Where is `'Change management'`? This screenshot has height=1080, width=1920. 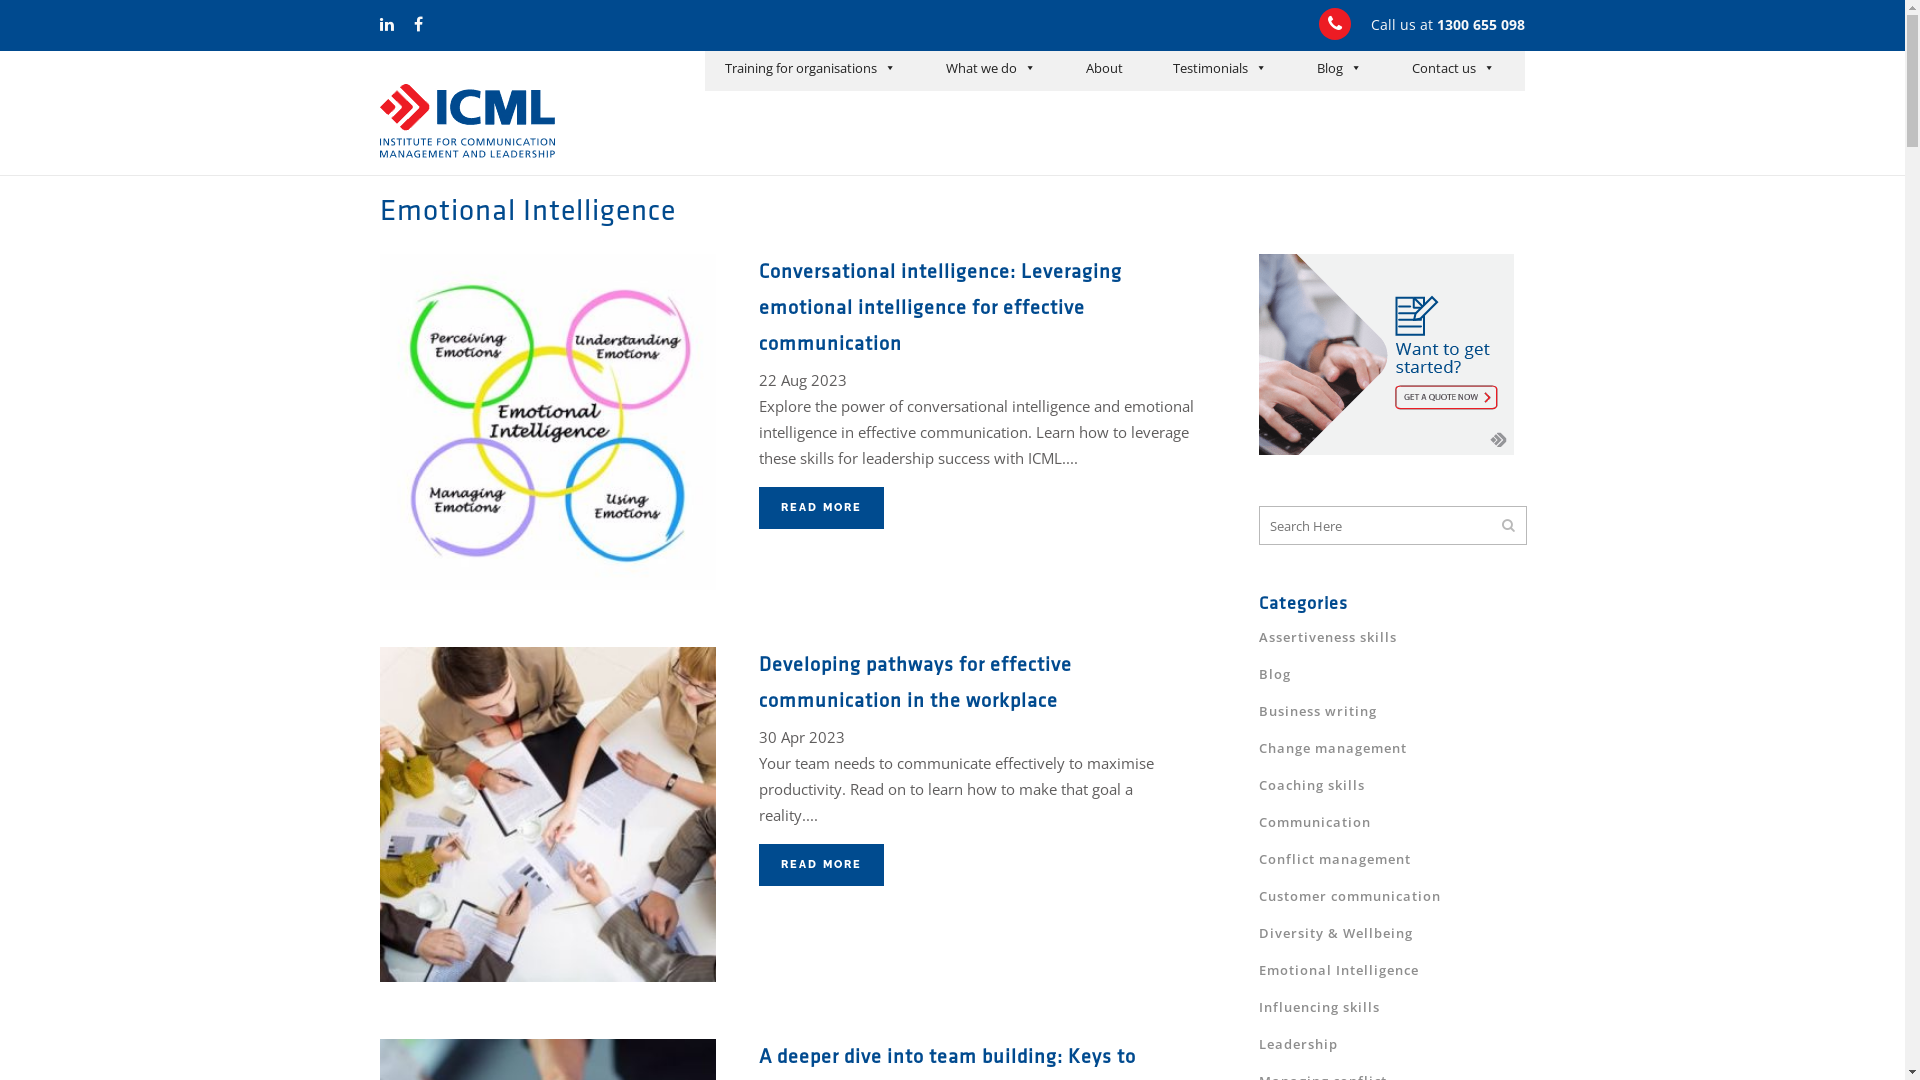 'Change management' is located at coordinates (1333, 748).